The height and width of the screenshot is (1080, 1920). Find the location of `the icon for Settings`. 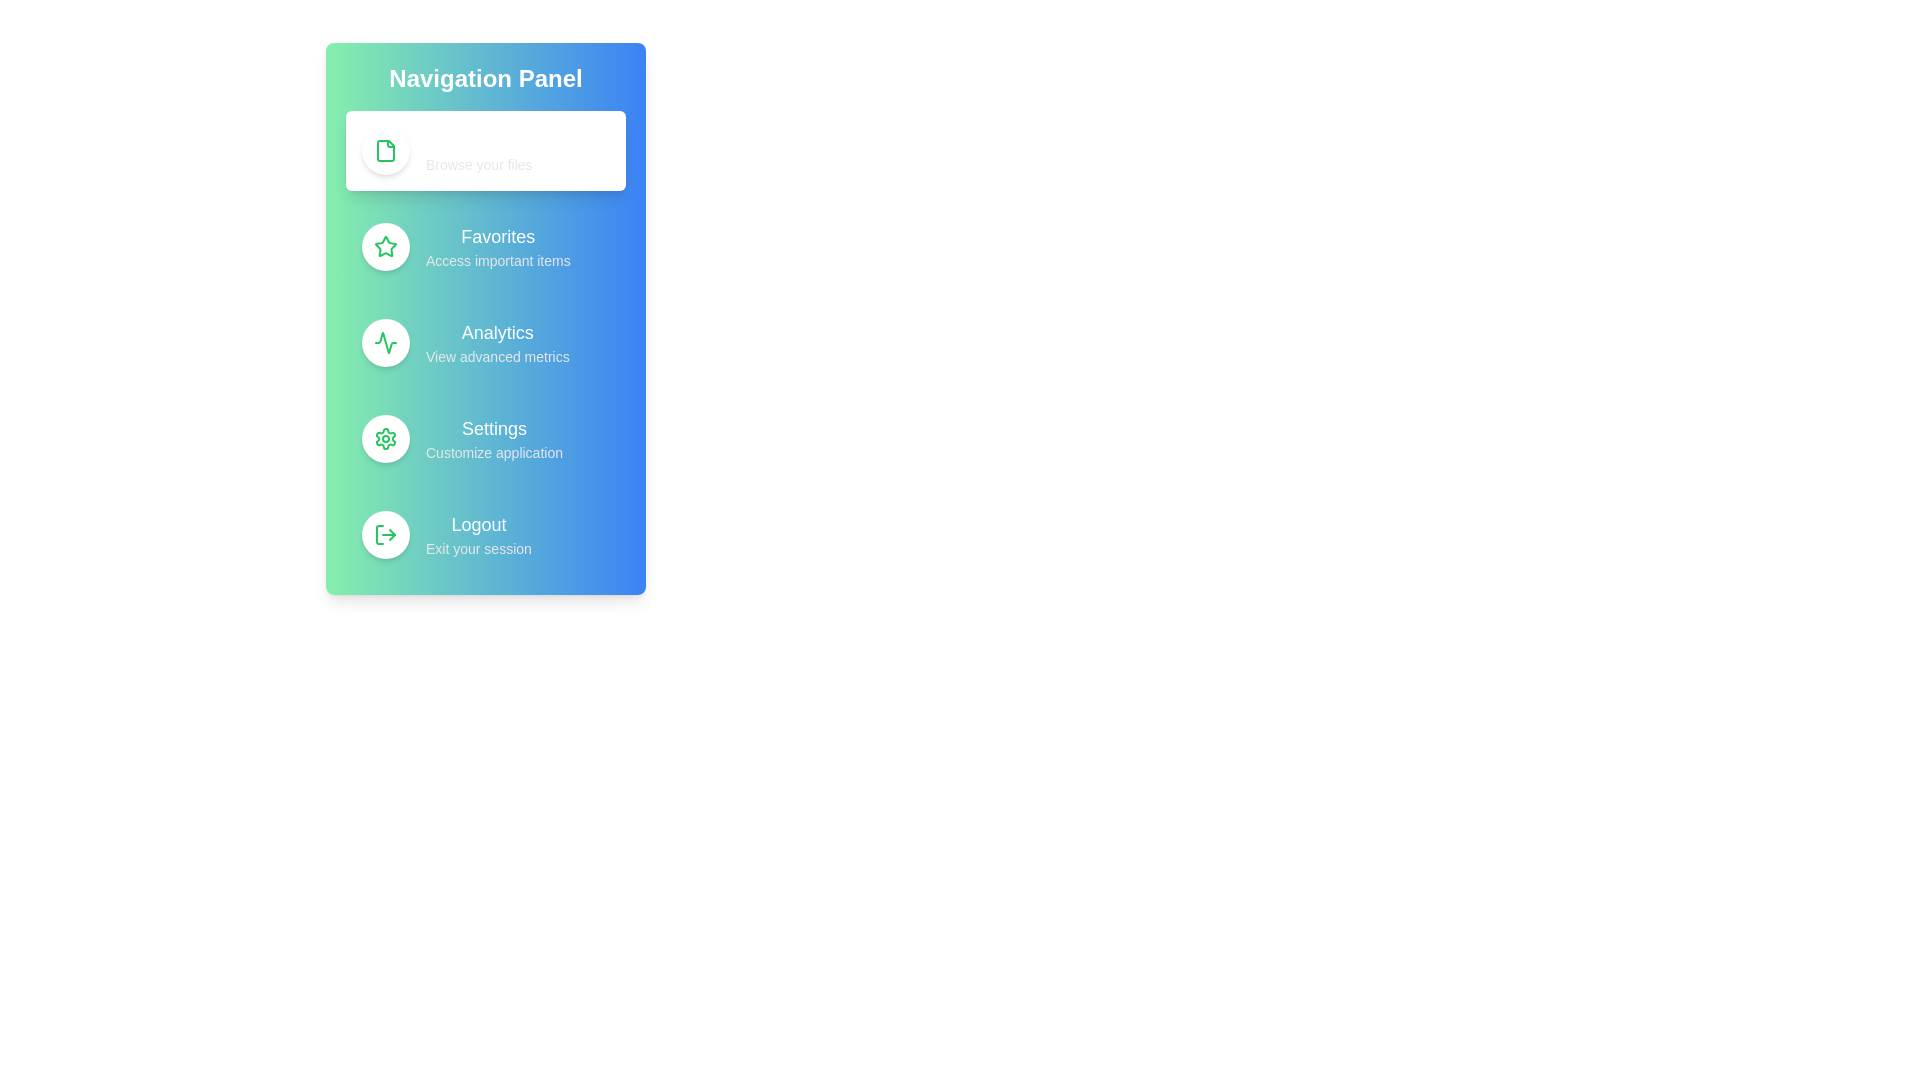

the icon for Settings is located at coordinates (385, 438).